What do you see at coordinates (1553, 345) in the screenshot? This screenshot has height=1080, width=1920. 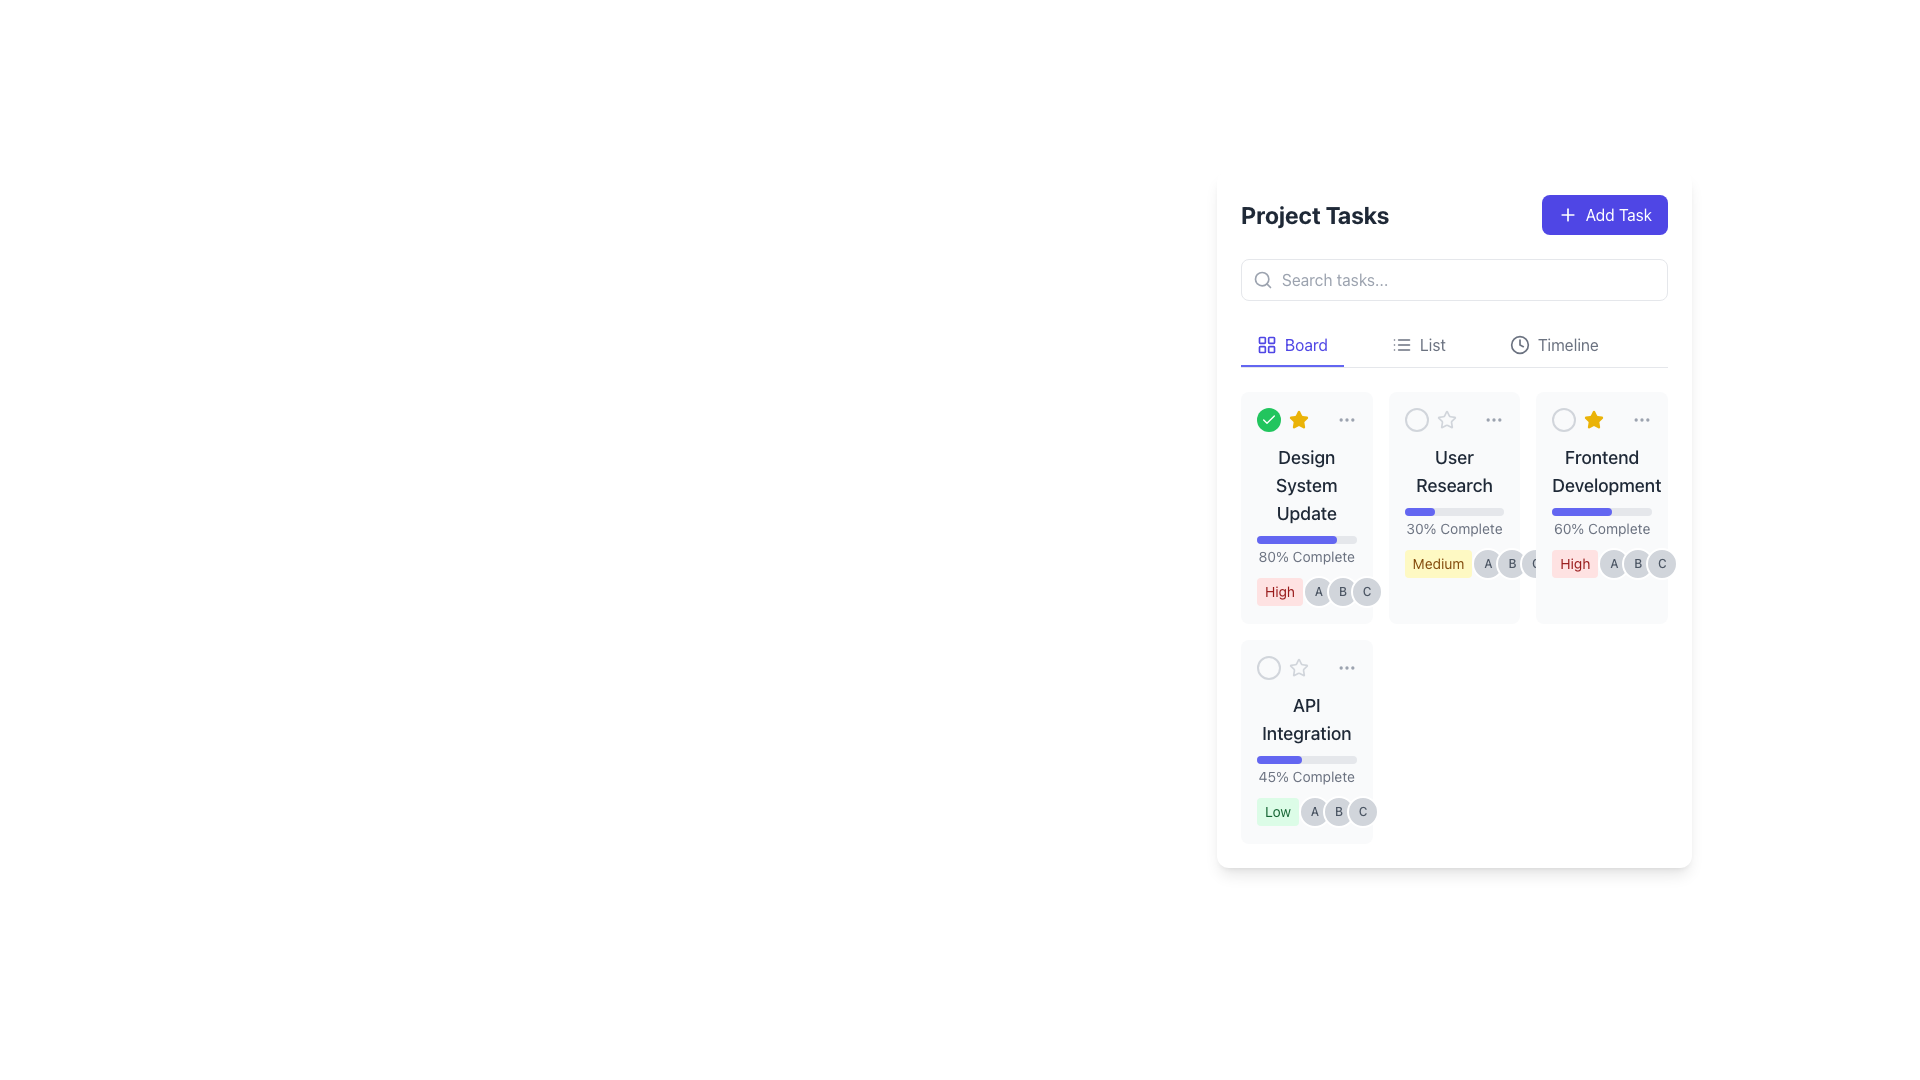 I see `the 'Timeline' tab in the navigation bar within the 'Project Tasks' section` at bounding box center [1553, 345].